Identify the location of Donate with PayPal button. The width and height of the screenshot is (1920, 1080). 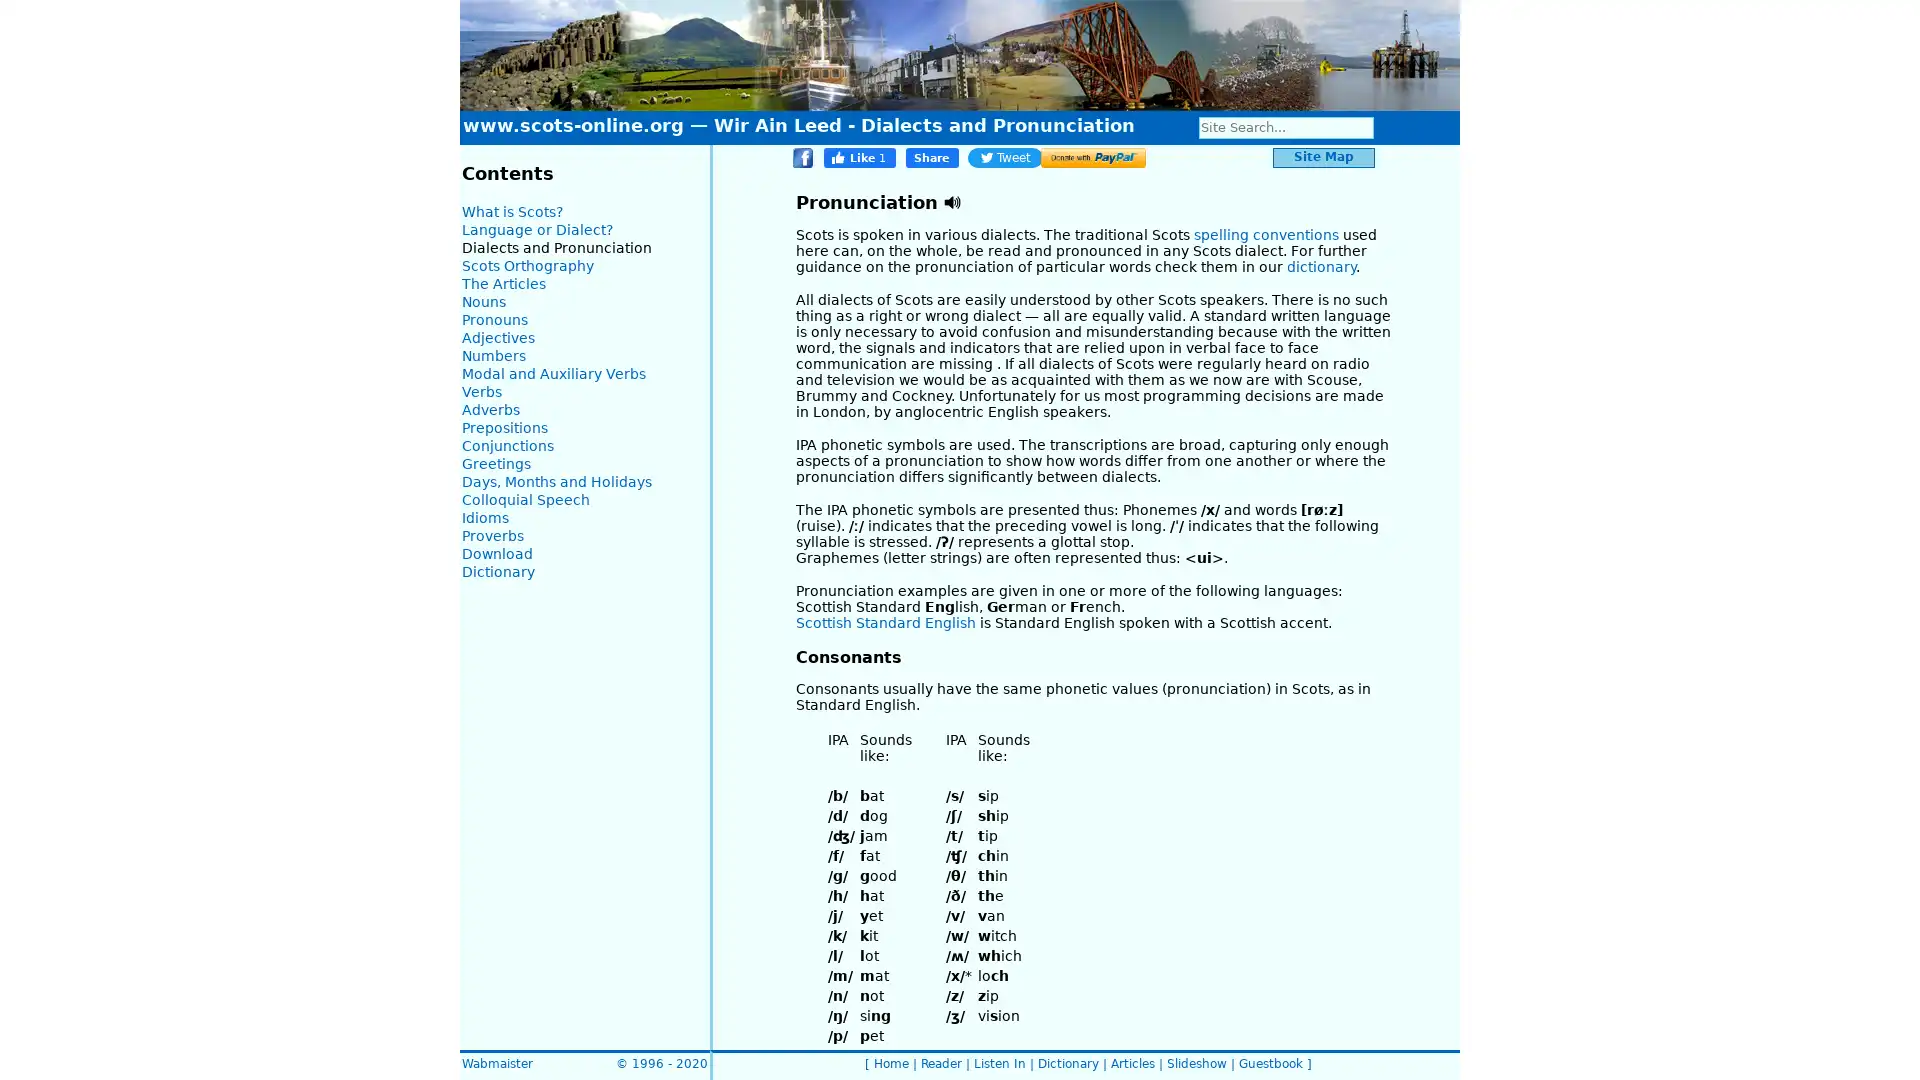
(1092, 157).